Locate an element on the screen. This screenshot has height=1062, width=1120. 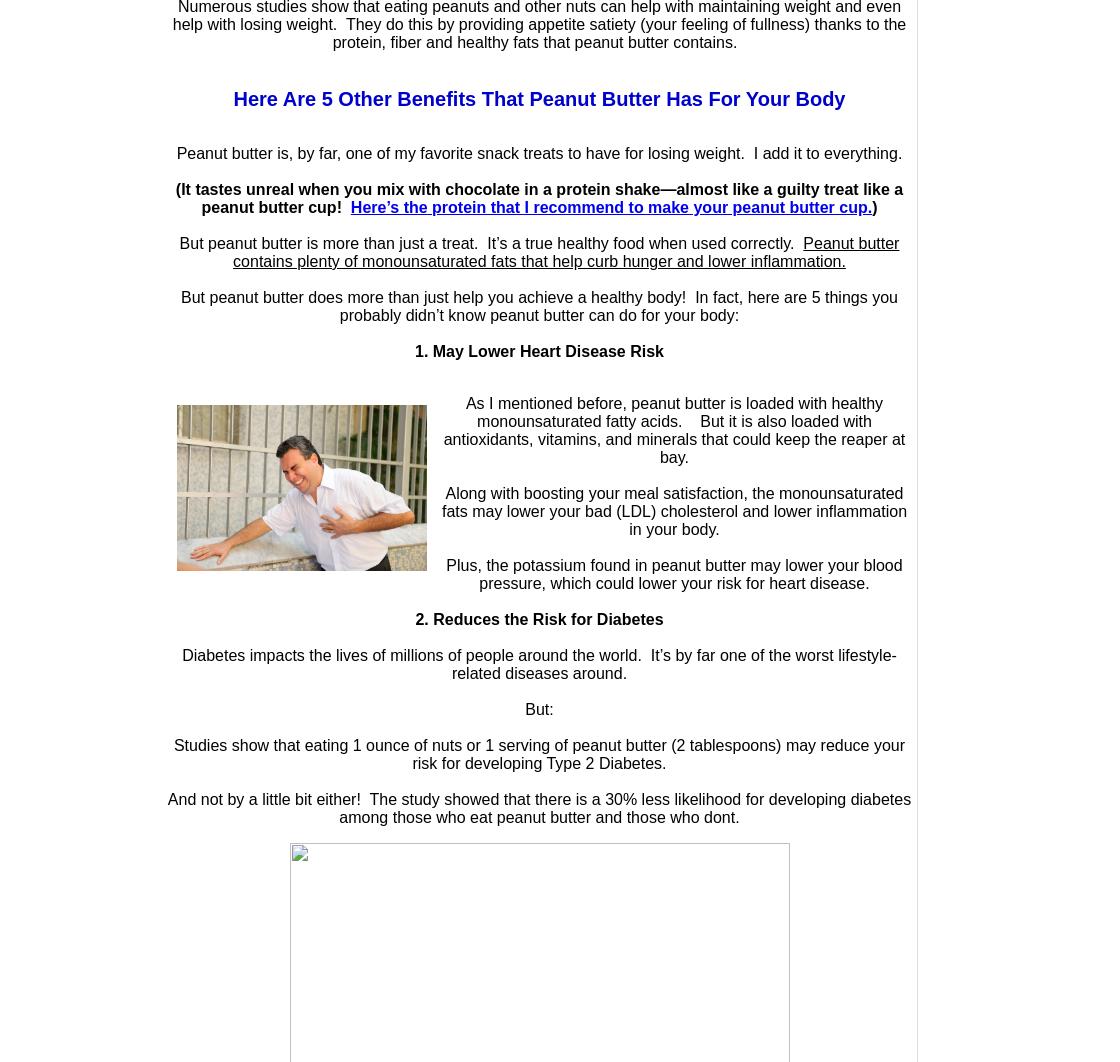
'Peanut butter contains plenty of monounsaturated fats that help curb hunger and lower inflammation.' is located at coordinates (566, 252).